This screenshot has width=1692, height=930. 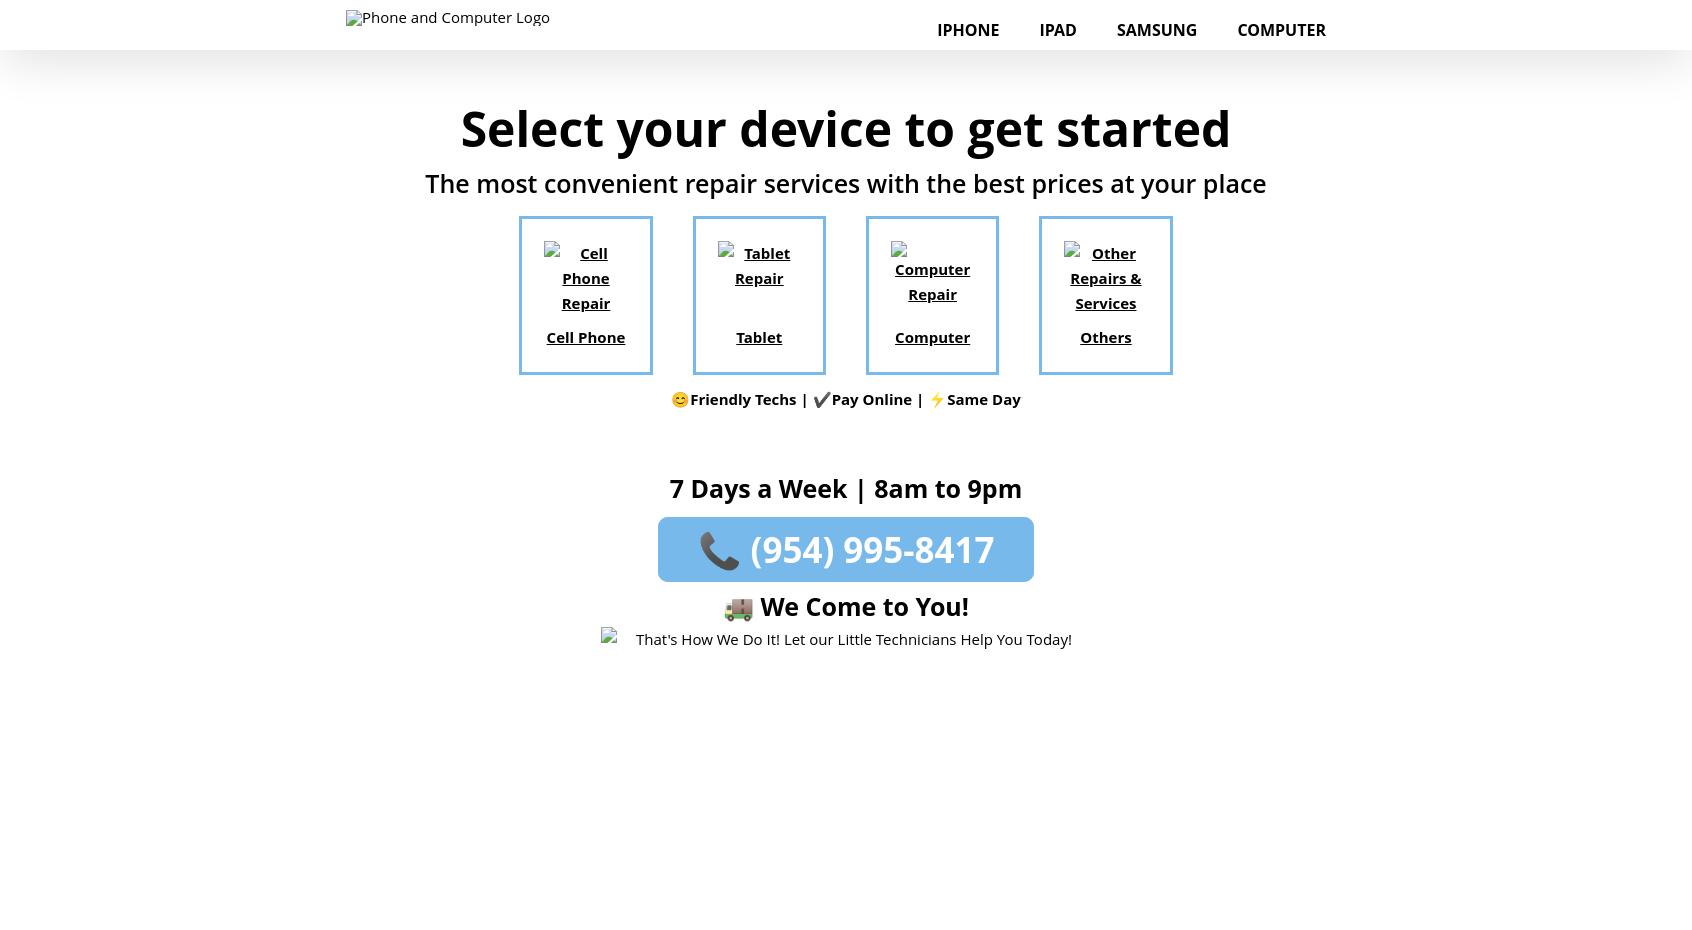 What do you see at coordinates (1105, 335) in the screenshot?
I see `'Others'` at bounding box center [1105, 335].